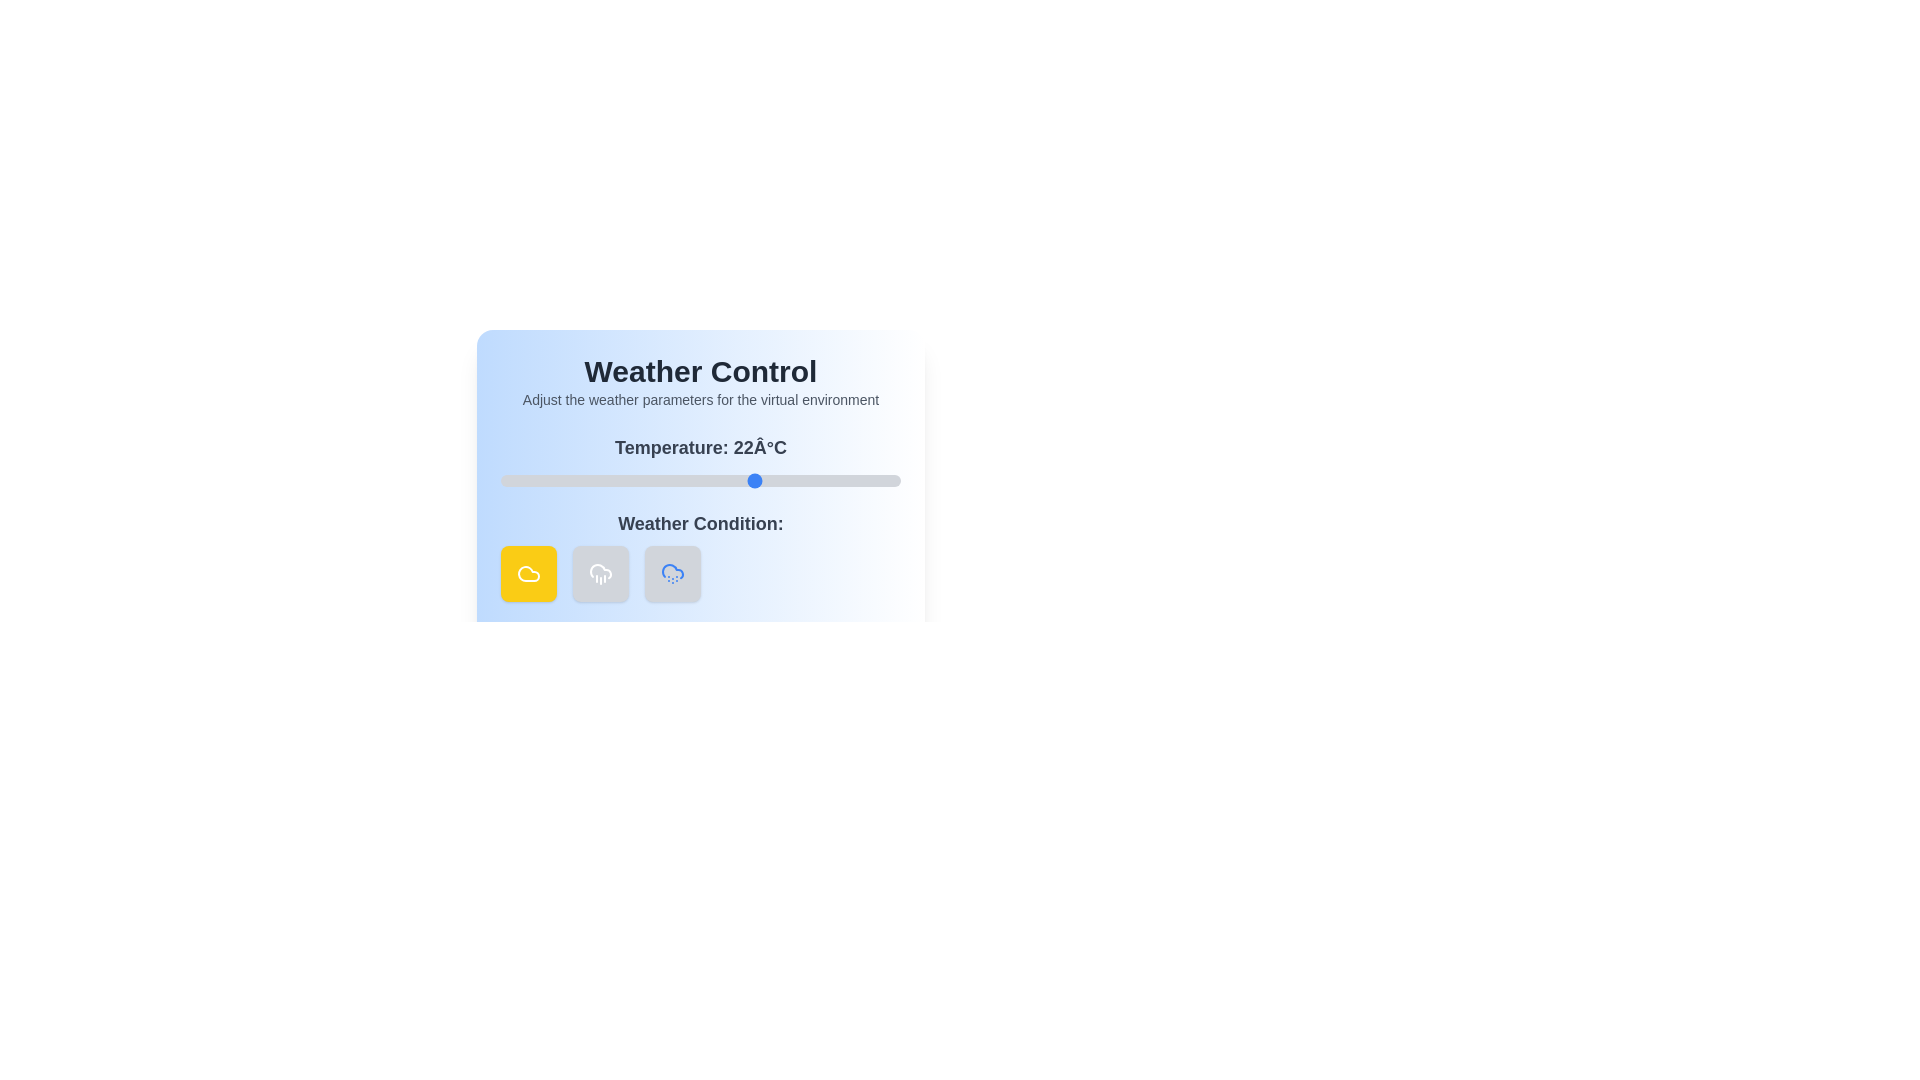 Image resolution: width=1920 pixels, height=1080 pixels. What do you see at coordinates (528, 574) in the screenshot?
I see `'Clear' weather condition button` at bounding box center [528, 574].